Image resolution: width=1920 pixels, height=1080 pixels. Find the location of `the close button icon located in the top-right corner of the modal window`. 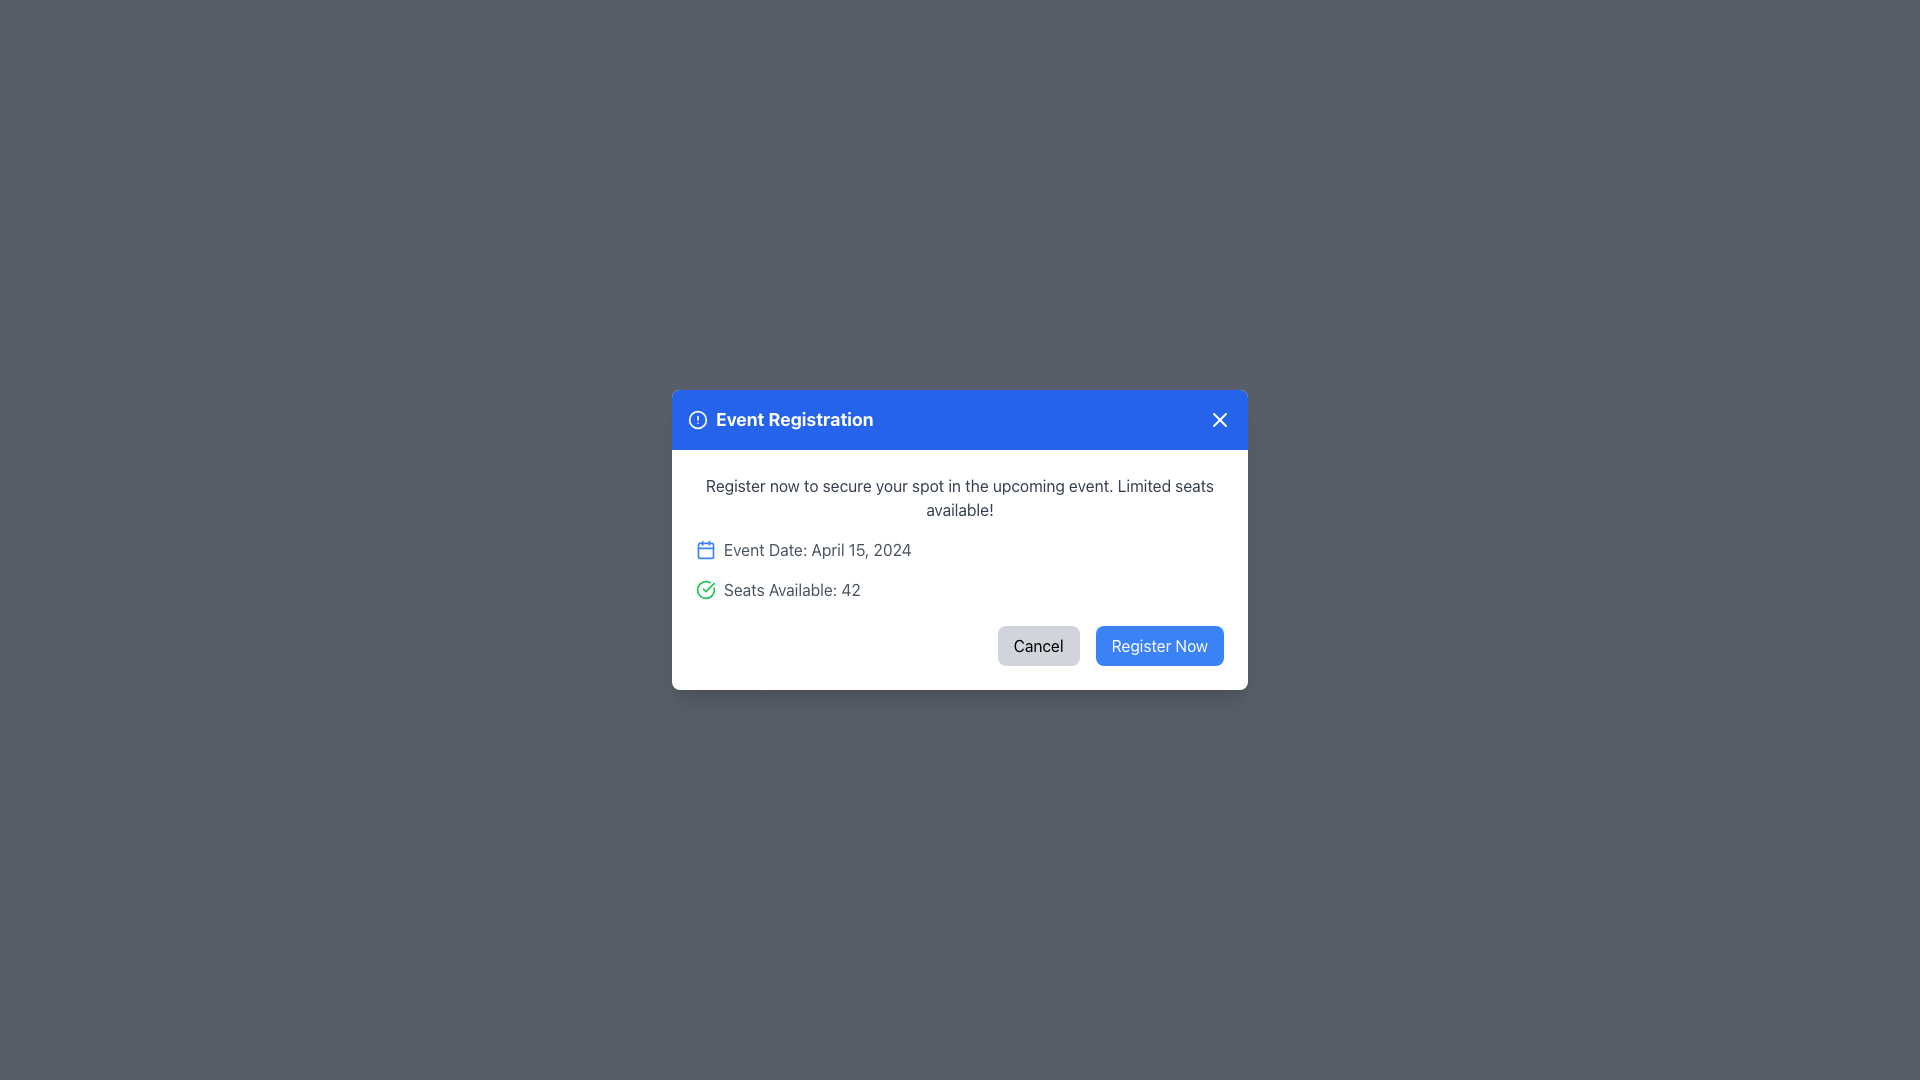

the close button icon located in the top-right corner of the modal window is located at coordinates (1218, 419).